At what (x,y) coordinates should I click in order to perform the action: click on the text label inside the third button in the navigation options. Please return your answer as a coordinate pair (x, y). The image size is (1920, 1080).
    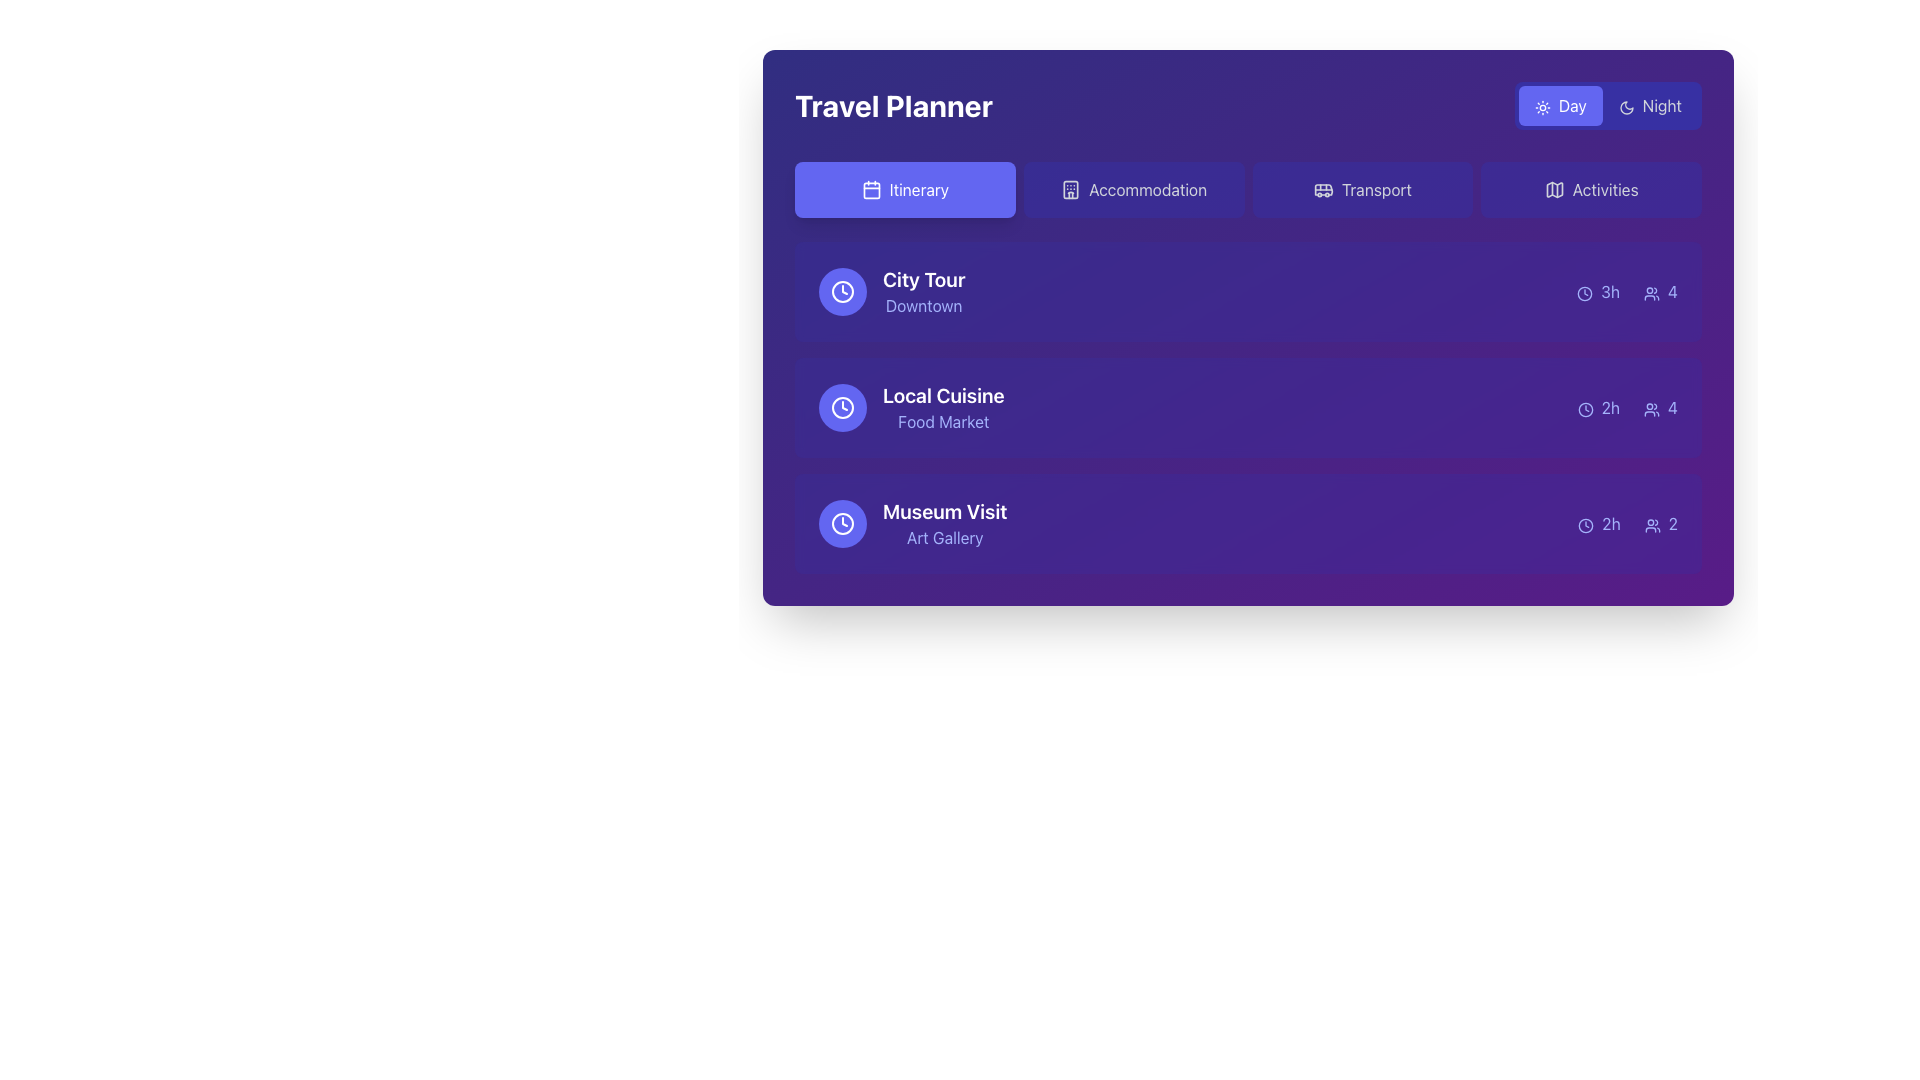
    Looking at the image, I should click on (1375, 189).